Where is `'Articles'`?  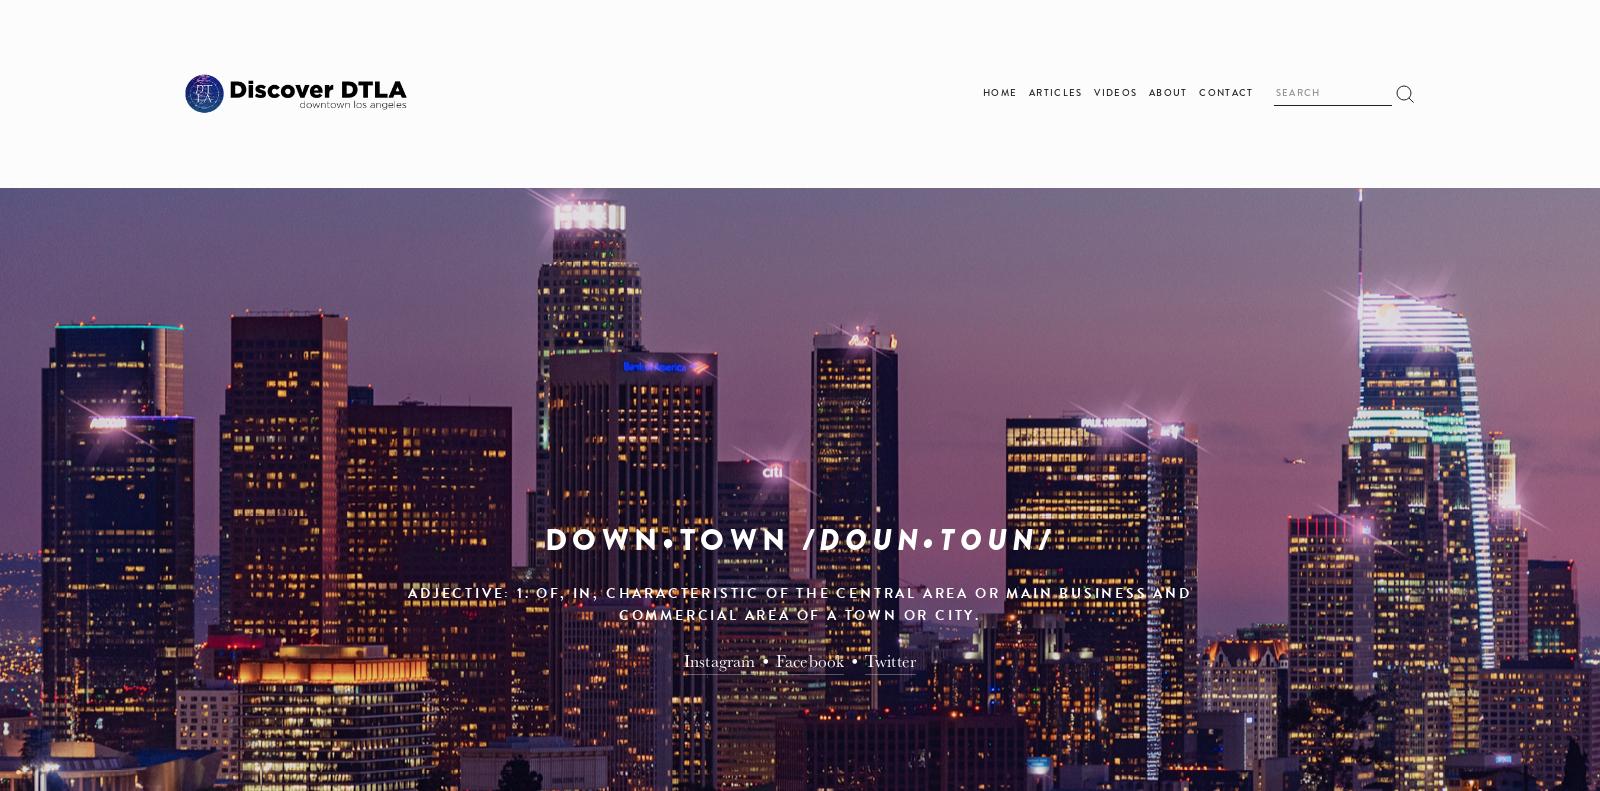 'Articles' is located at coordinates (1028, 93).